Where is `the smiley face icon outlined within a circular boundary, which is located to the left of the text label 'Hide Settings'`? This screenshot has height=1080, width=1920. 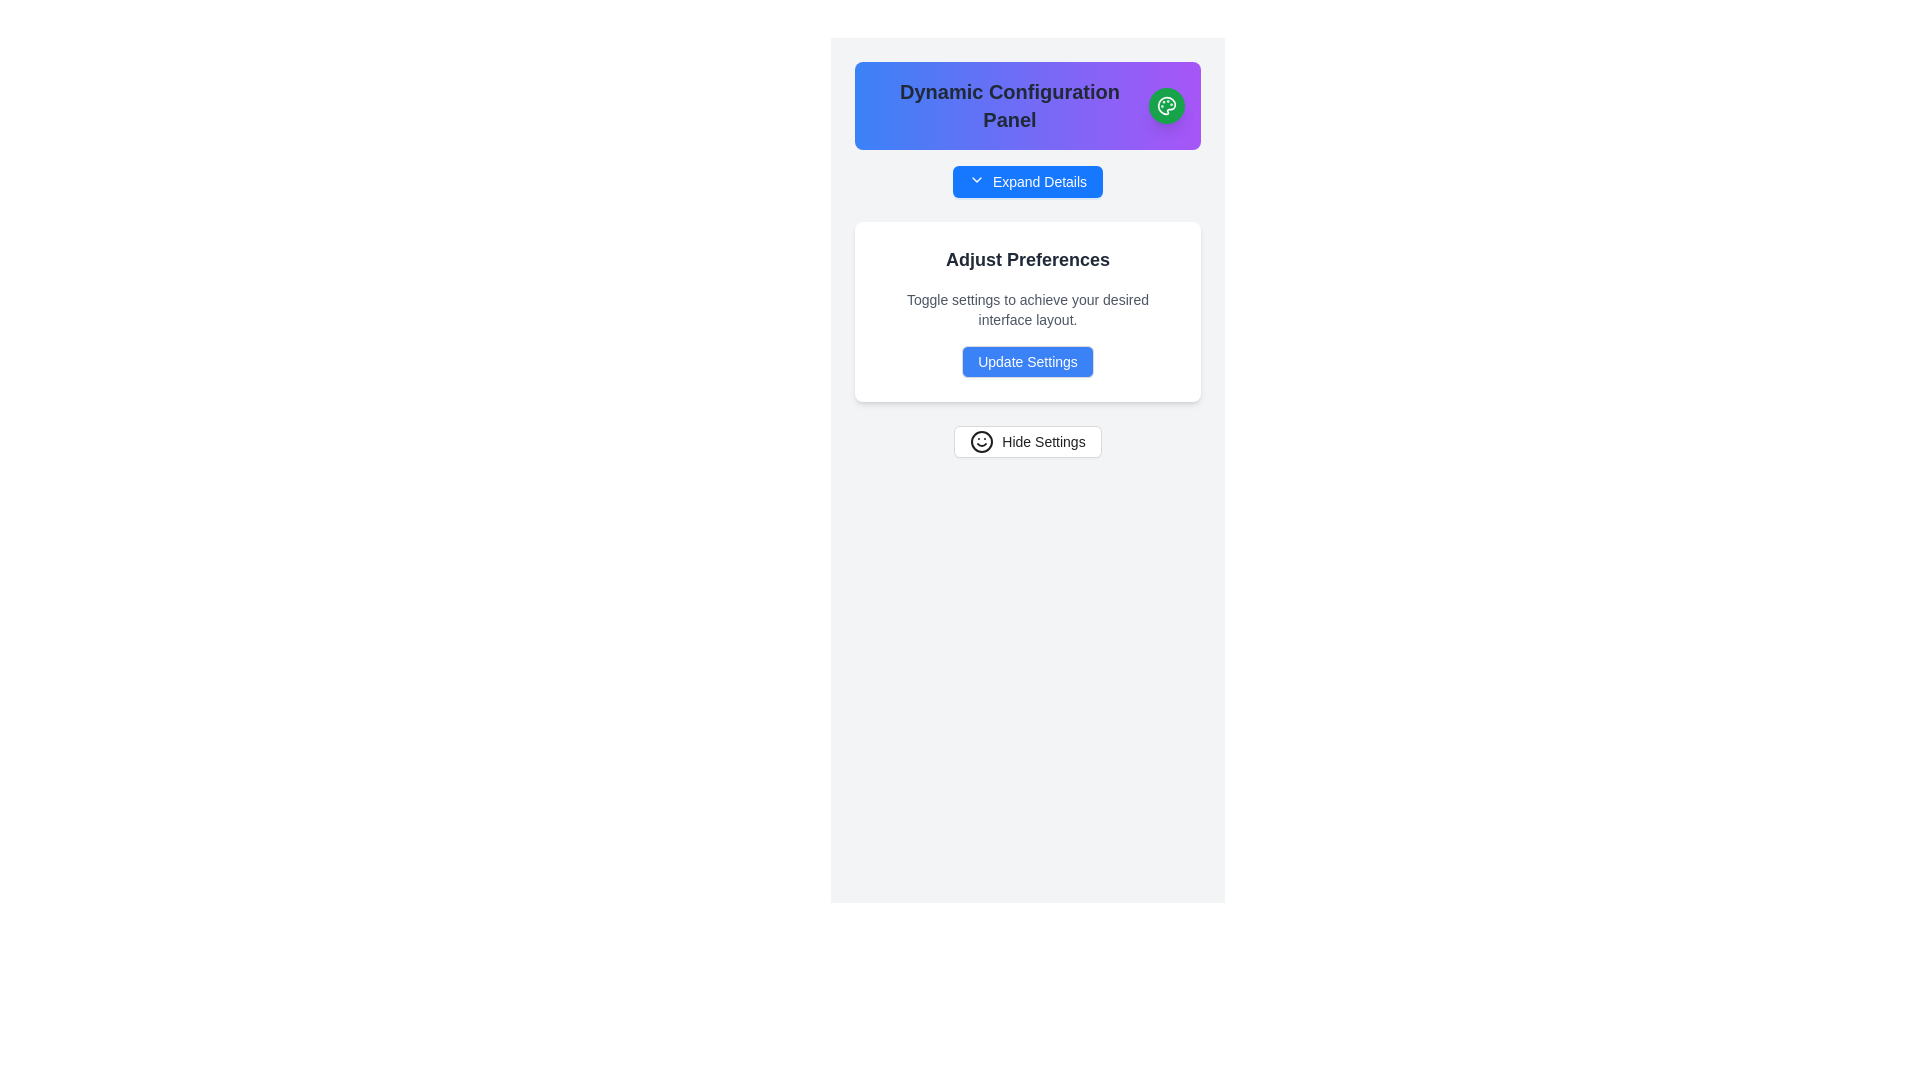
the smiley face icon outlined within a circular boundary, which is located to the left of the text label 'Hide Settings' is located at coordinates (982, 441).